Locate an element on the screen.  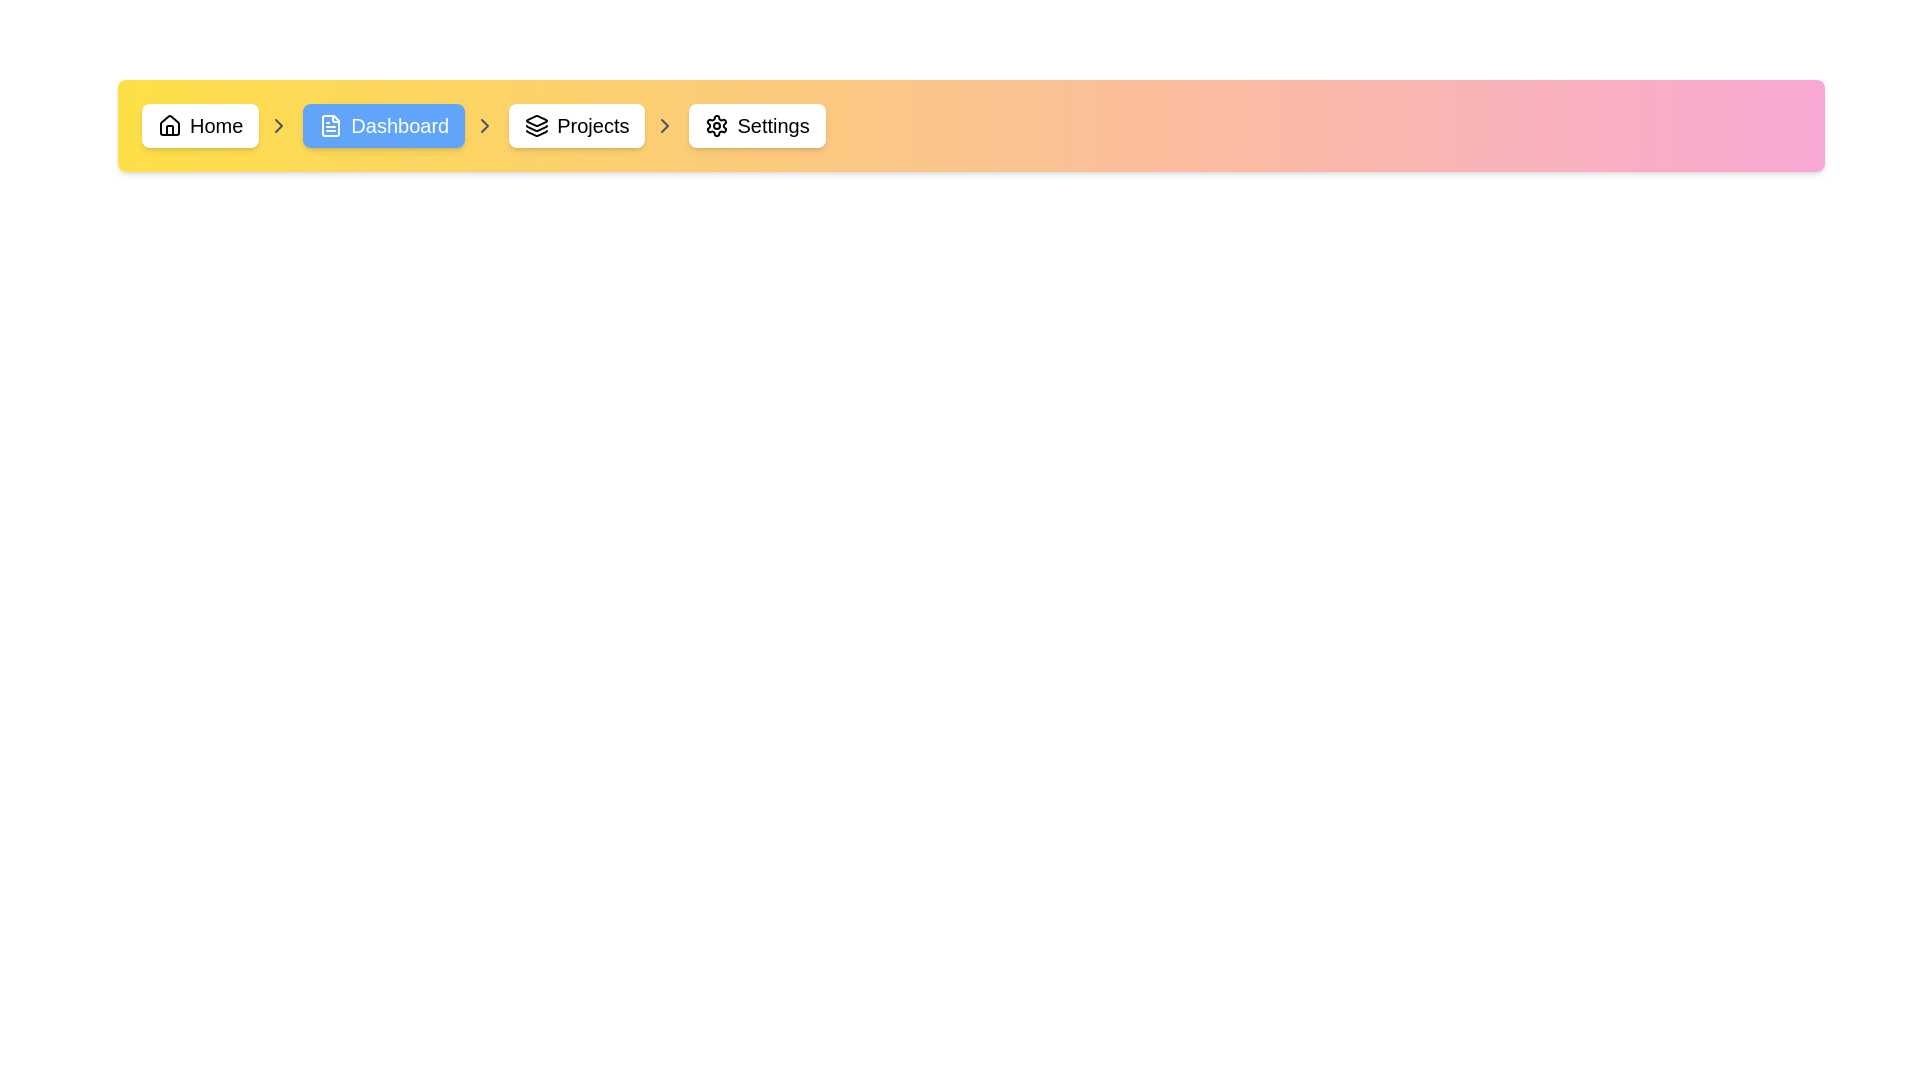
the gear icon at the rightmost end of the breadcrumb navigation bar is located at coordinates (717, 126).